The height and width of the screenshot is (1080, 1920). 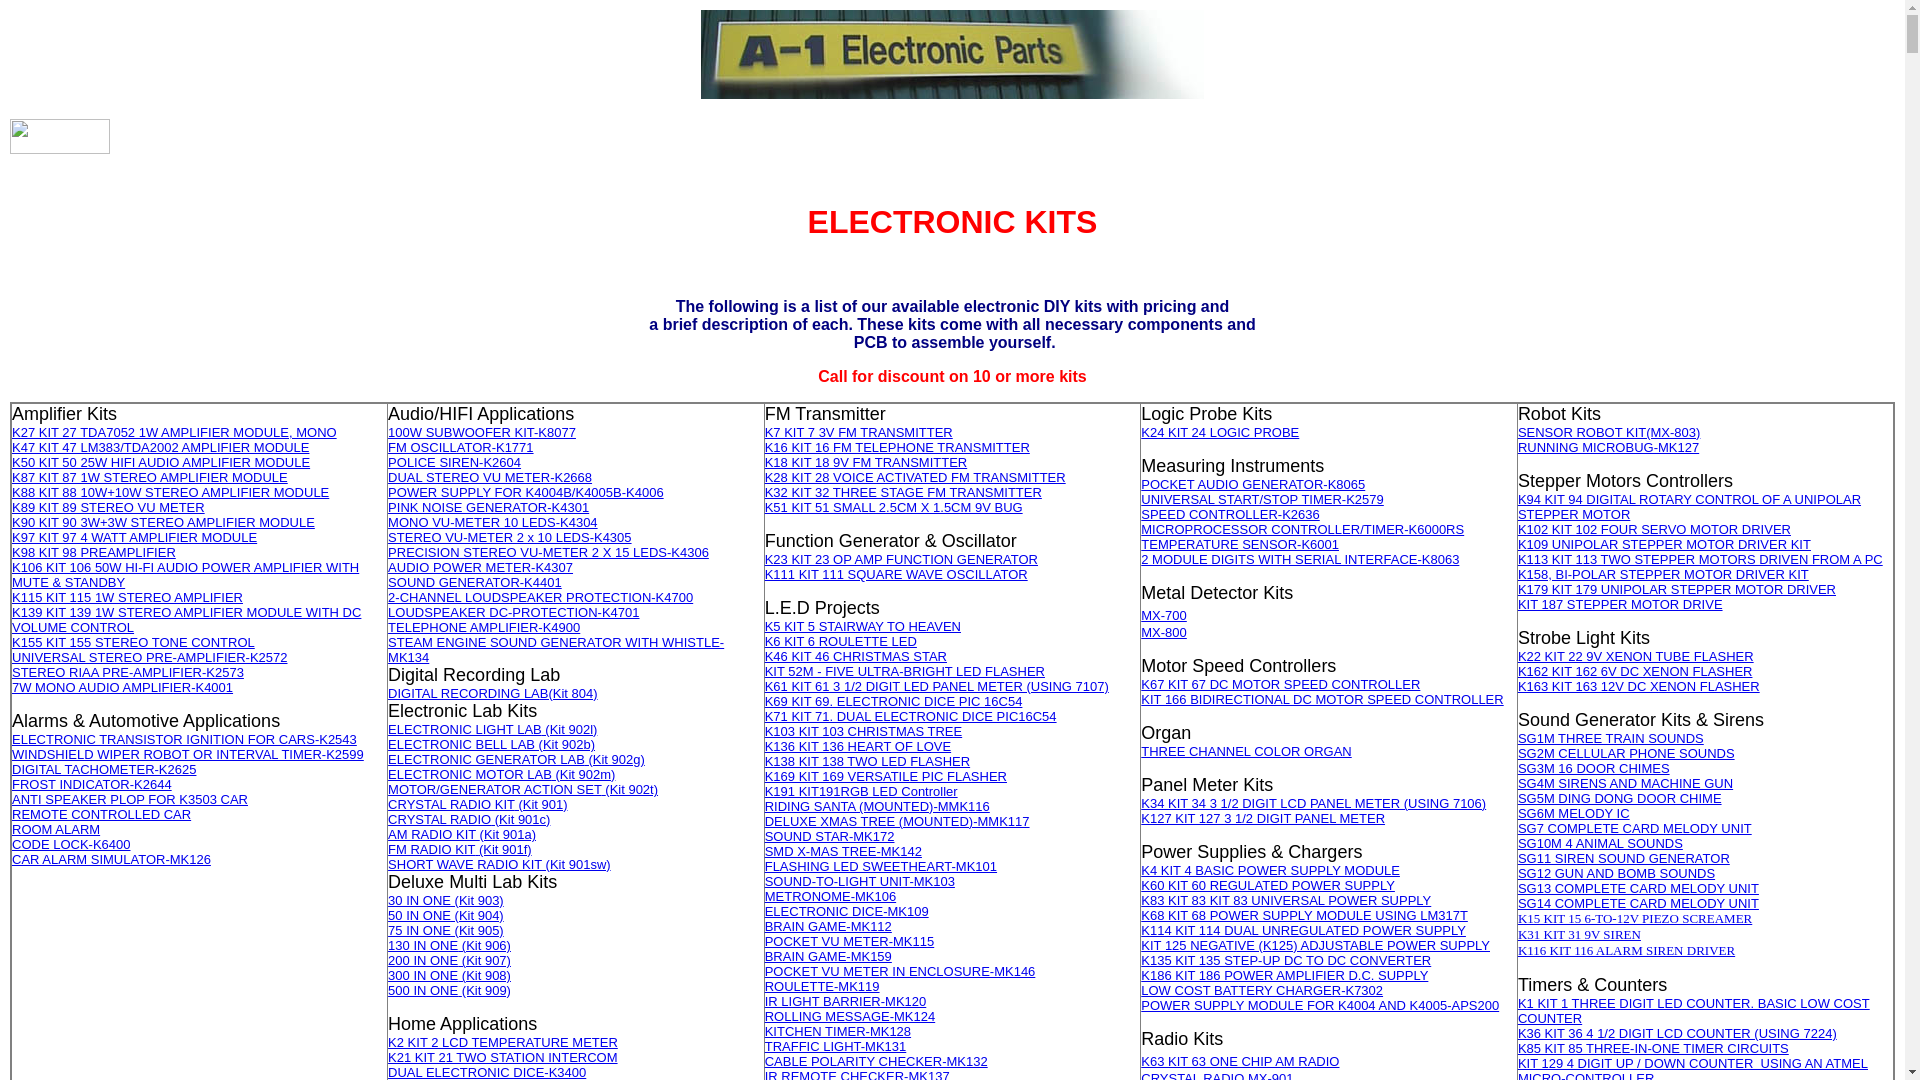 I want to click on 'K85 KIT 85 THREE-IN-ONE TIMER CIRCUITS', so click(x=1517, y=1047).